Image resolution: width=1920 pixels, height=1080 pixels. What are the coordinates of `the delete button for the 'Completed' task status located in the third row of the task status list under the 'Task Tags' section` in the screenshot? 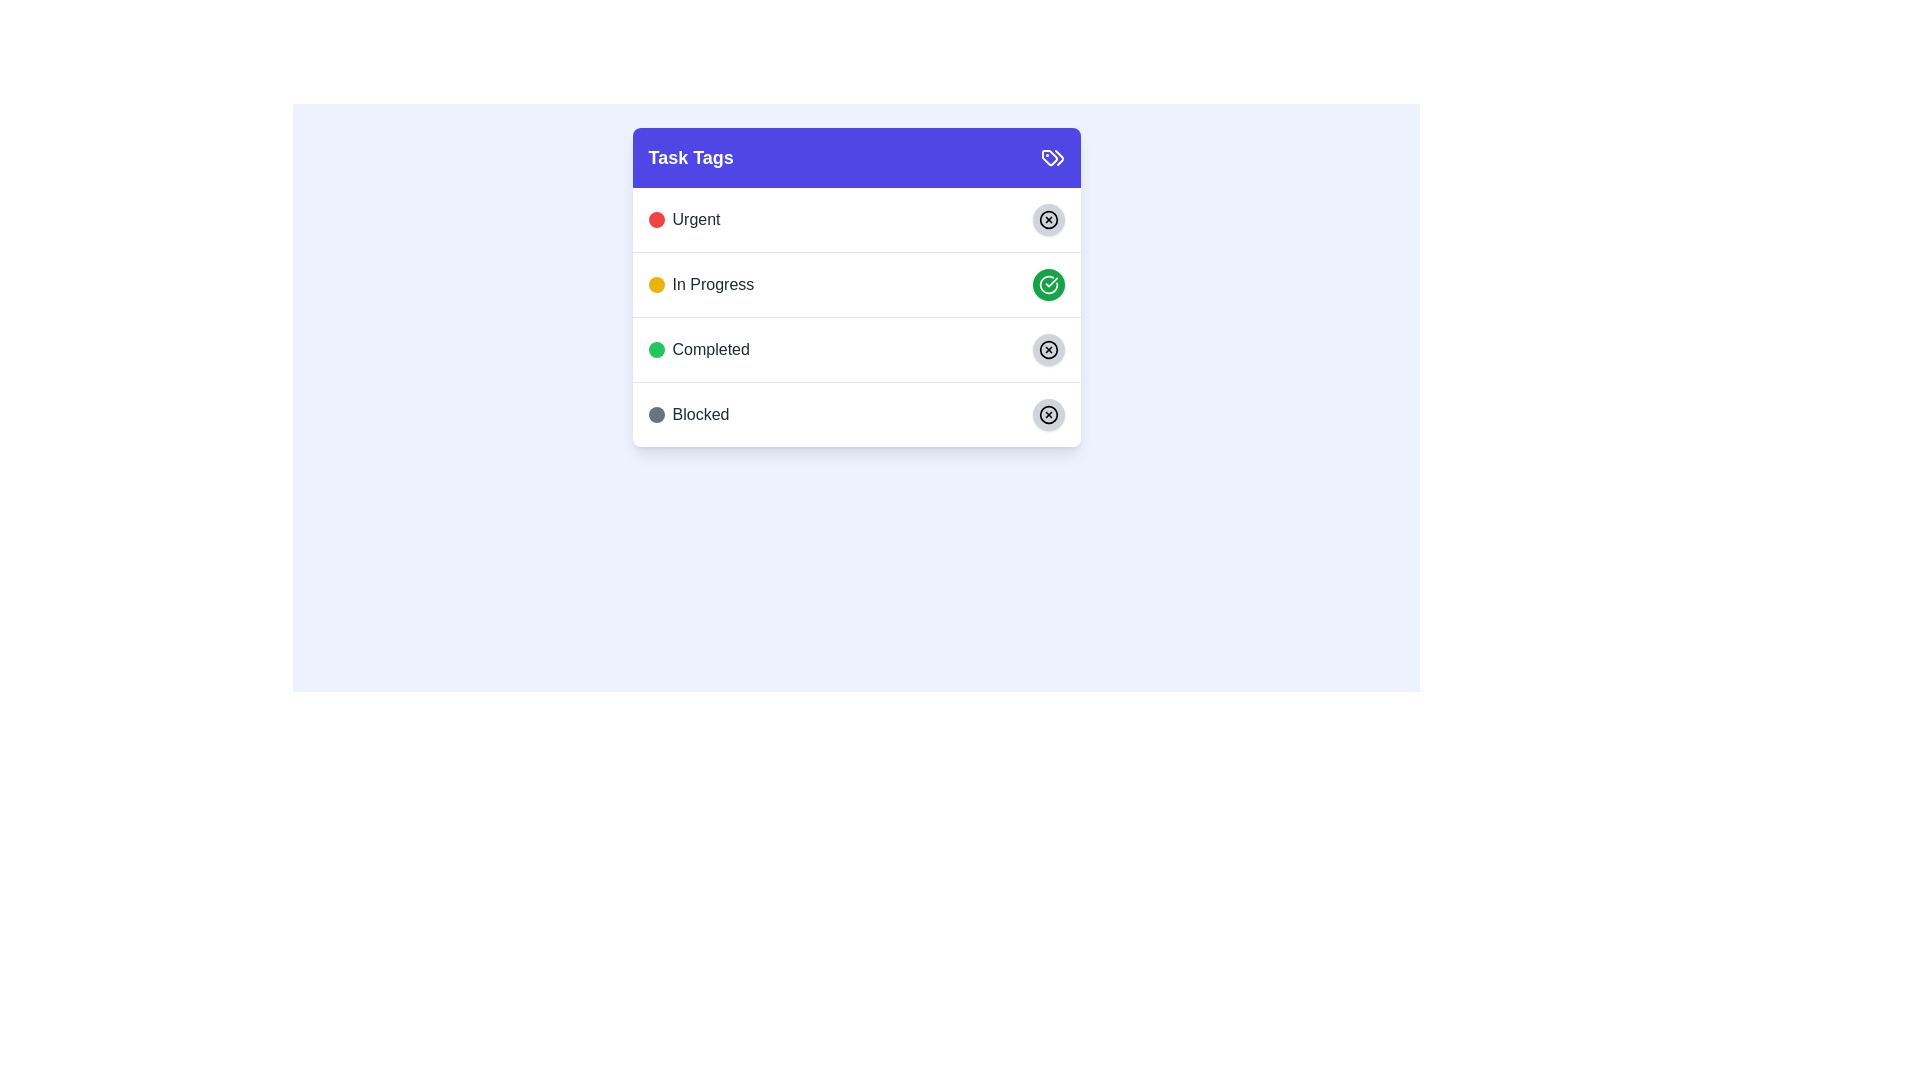 It's located at (1047, 349).